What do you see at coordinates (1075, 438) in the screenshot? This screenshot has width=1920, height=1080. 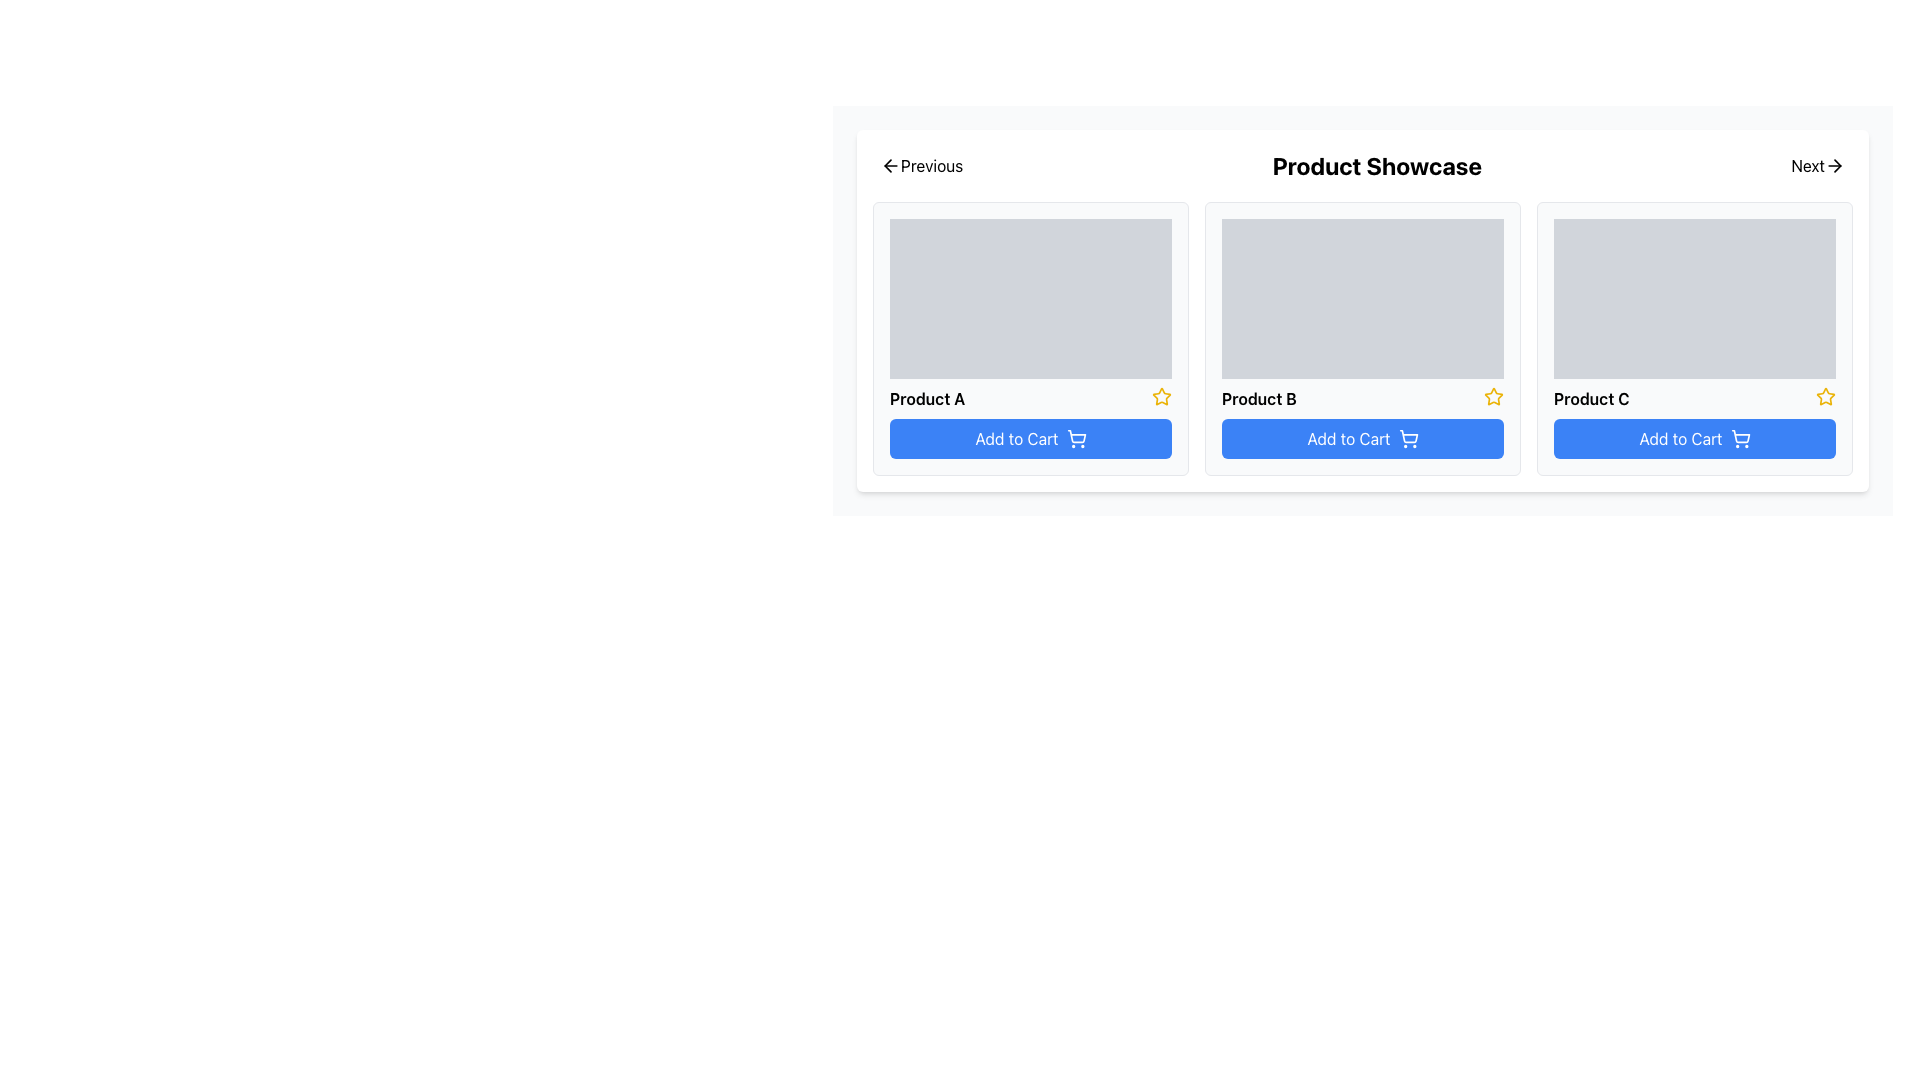 I see `the shopping cart icon located inside the 'Add to Cart' button, which features a blue background and a white minimalist design, positioned towards the right side of the button` at bounding box center [1075, 438].